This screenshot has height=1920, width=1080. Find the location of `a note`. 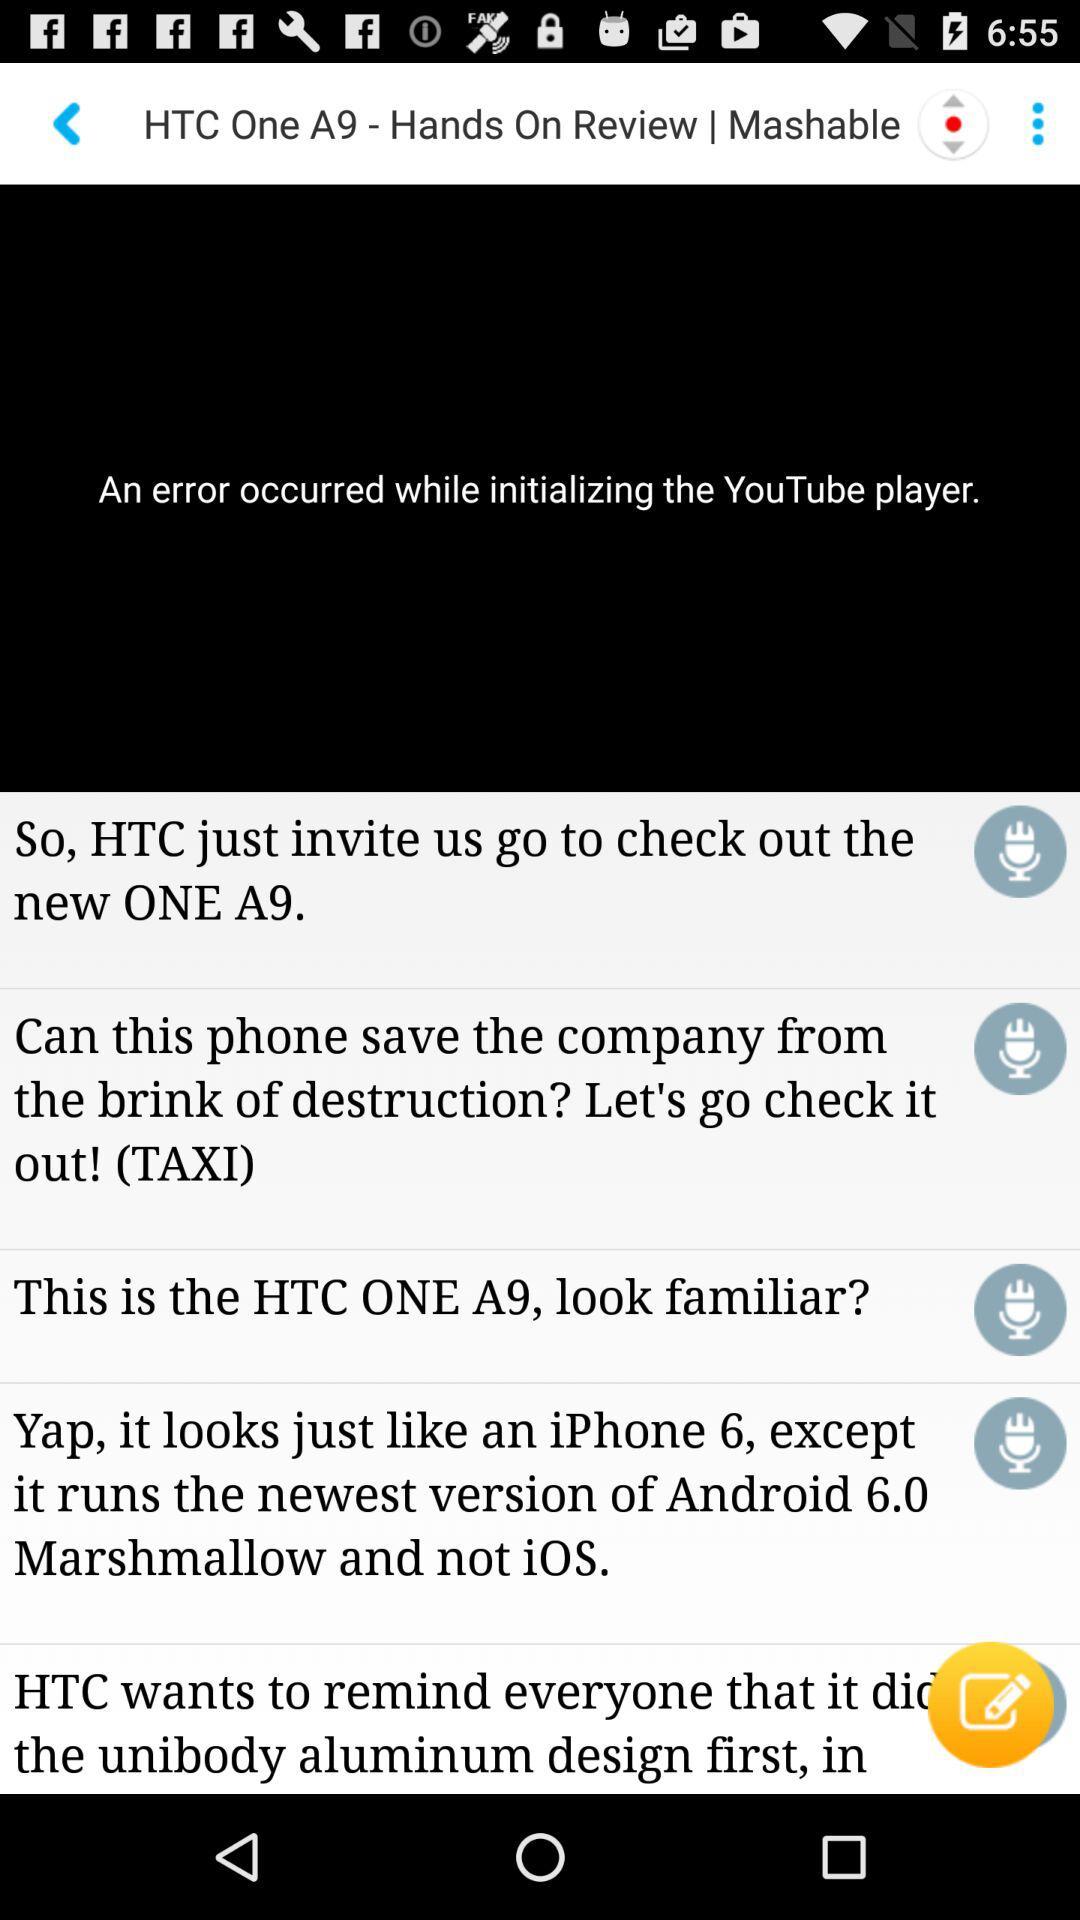

a note is located at coordinates (1020, 1703).